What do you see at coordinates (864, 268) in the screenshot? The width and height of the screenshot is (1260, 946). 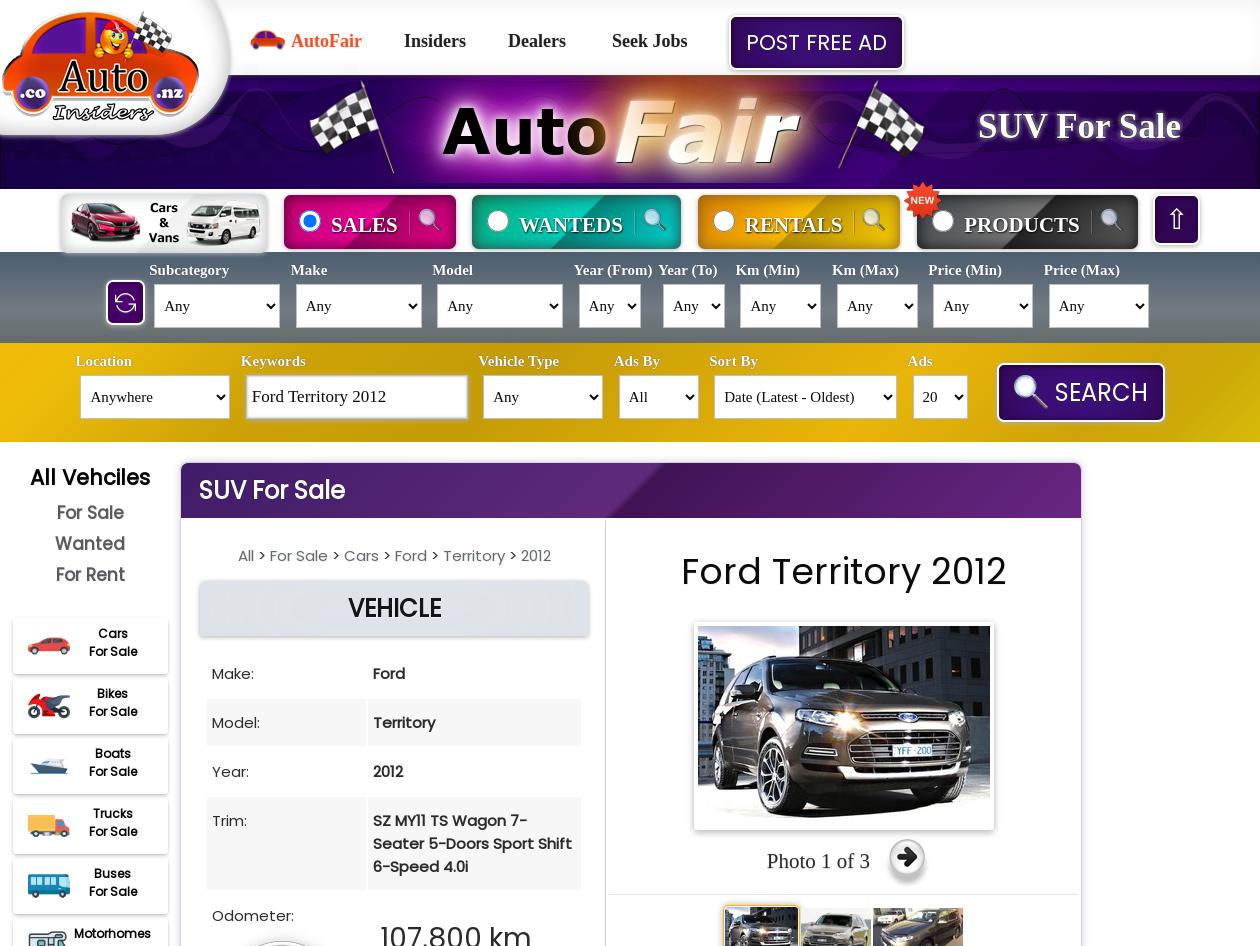 I see `'Km (Max)'` at bounding box center [864, 268].